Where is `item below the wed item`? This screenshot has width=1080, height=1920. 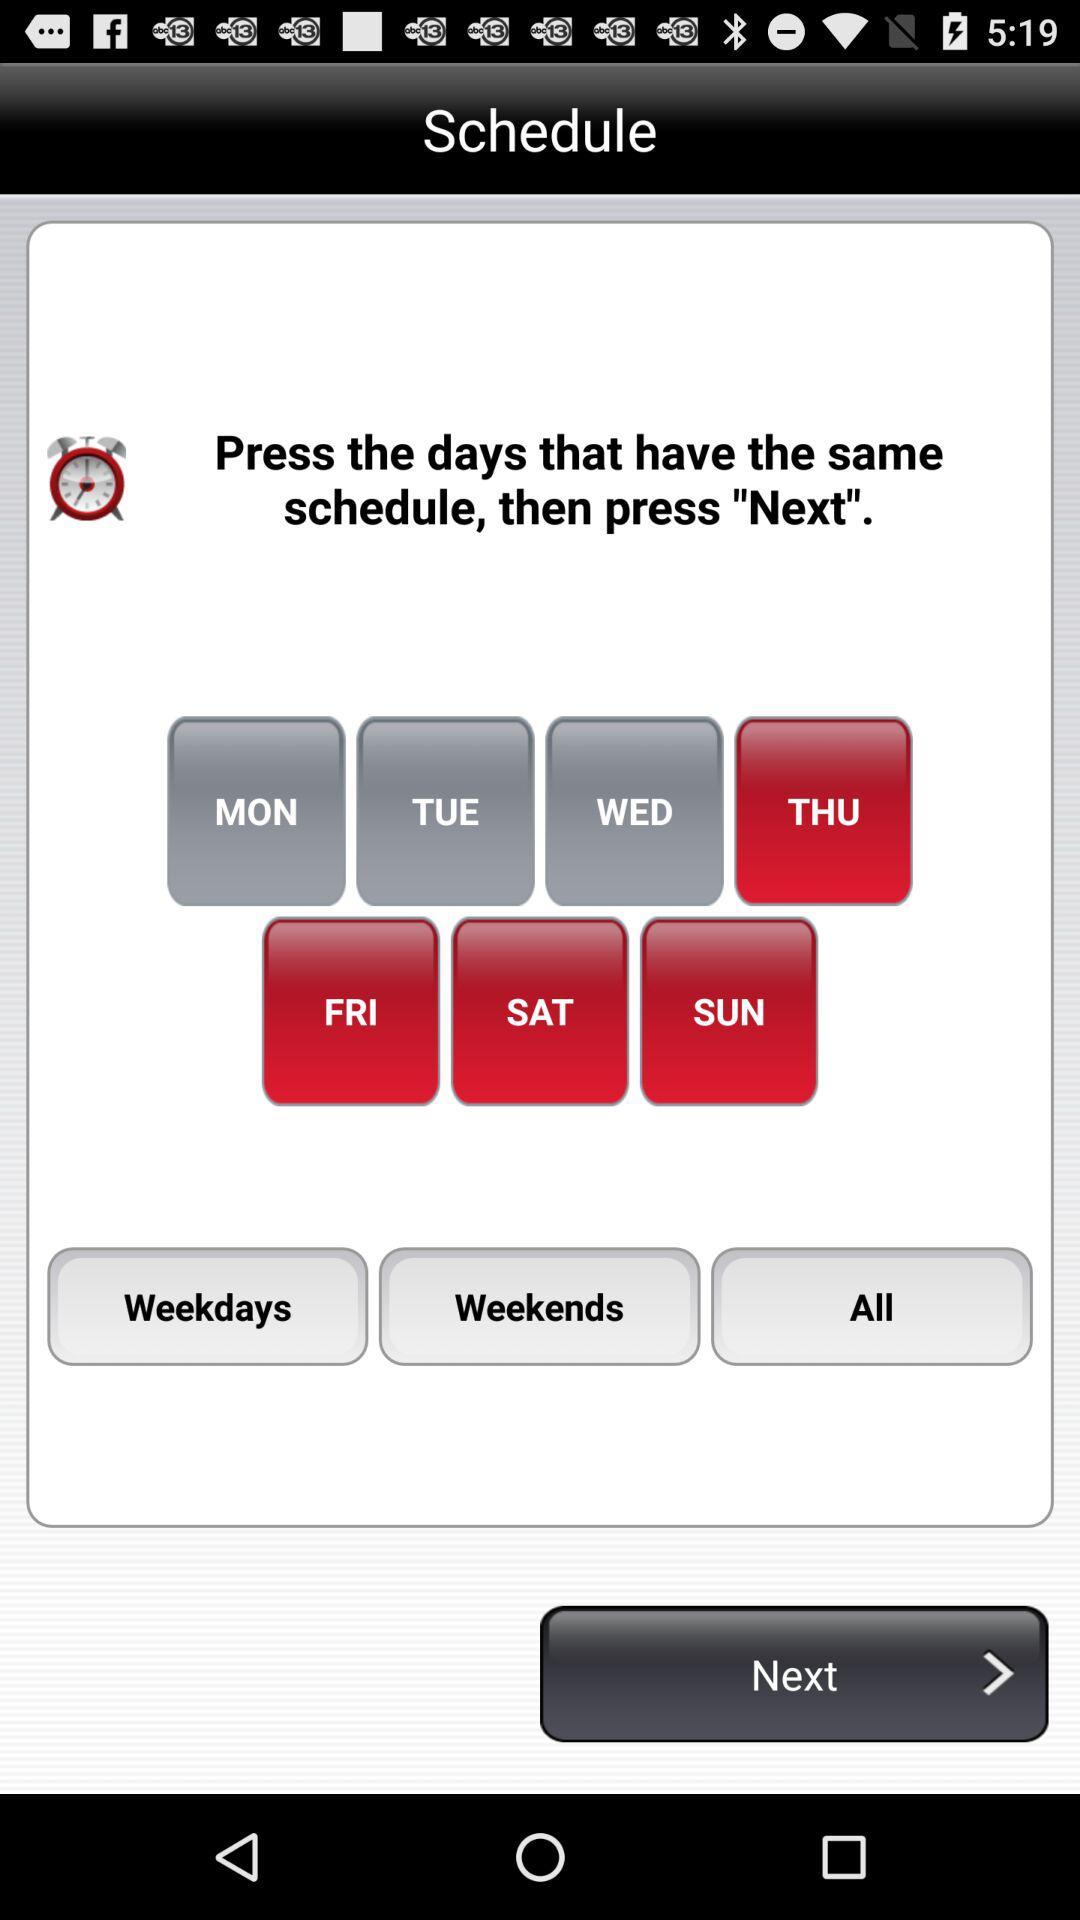 item below the wed item is located at coordinates (729, 1011).